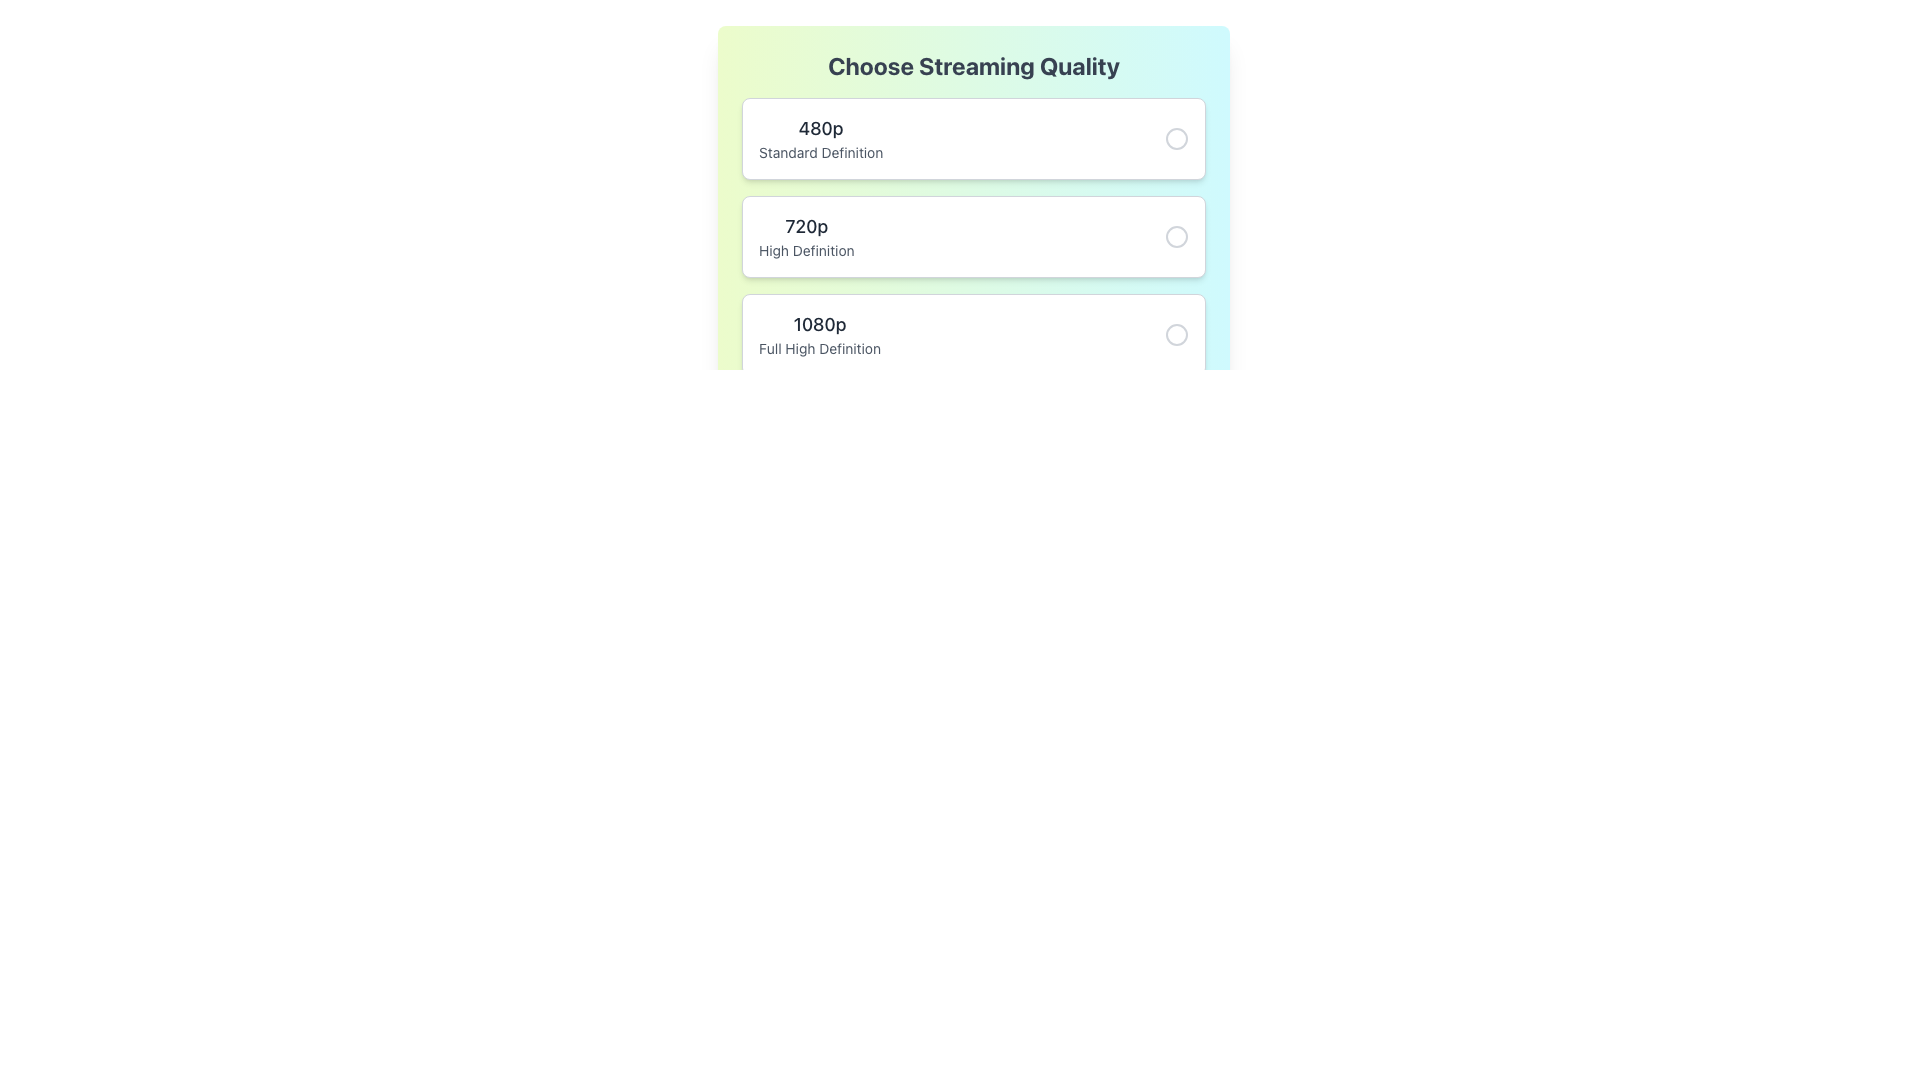 The image size is (1920, 1080). What do you see at coordinates (820, 347) in the screenshot?
I see `the text label displaying 'Full High Definition', which is located directly below '1080p' in the streaming quality options` at bounding box center [820, 347].